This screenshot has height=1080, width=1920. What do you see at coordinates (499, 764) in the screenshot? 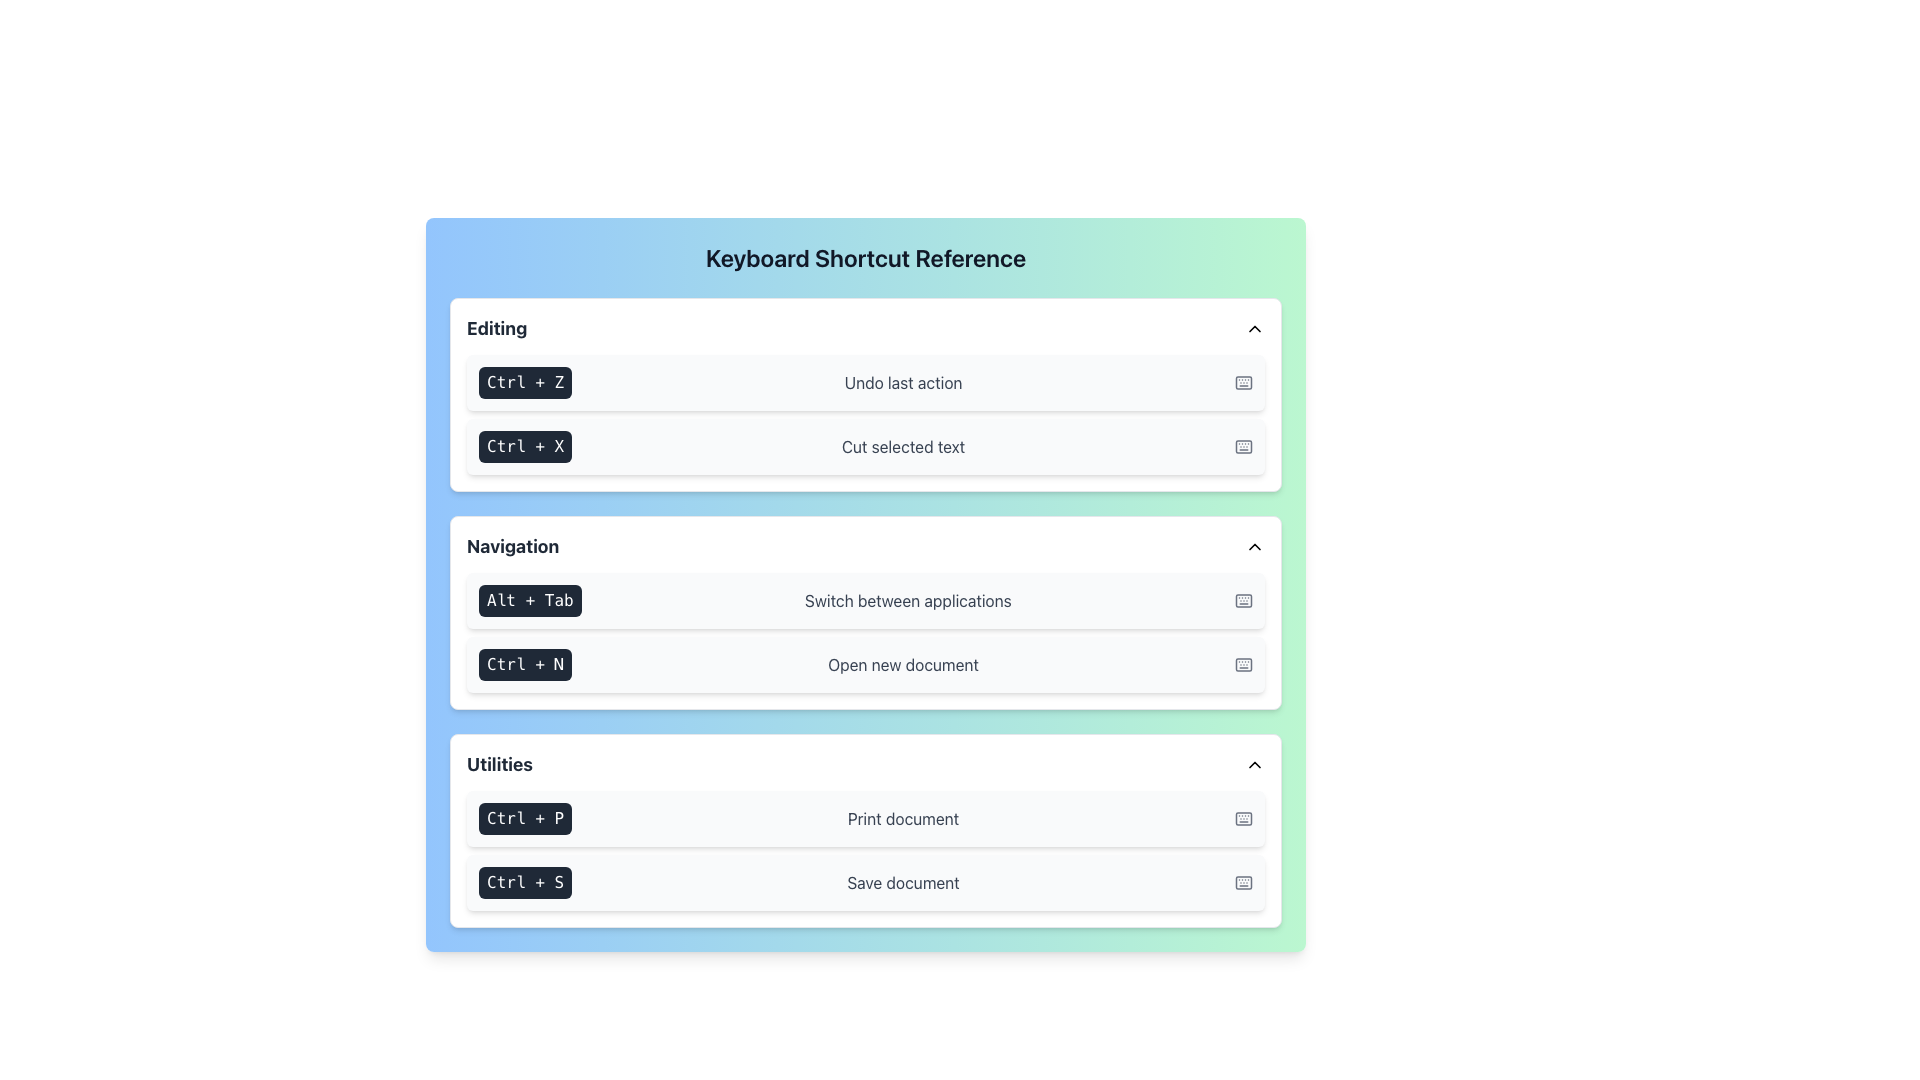
I see `the 'Utilities' Text Label element, which is prominently displayed in a large, bold font and dark gray color on a light background, located near the top-left corner of its section` at bounding box center [499, 764].